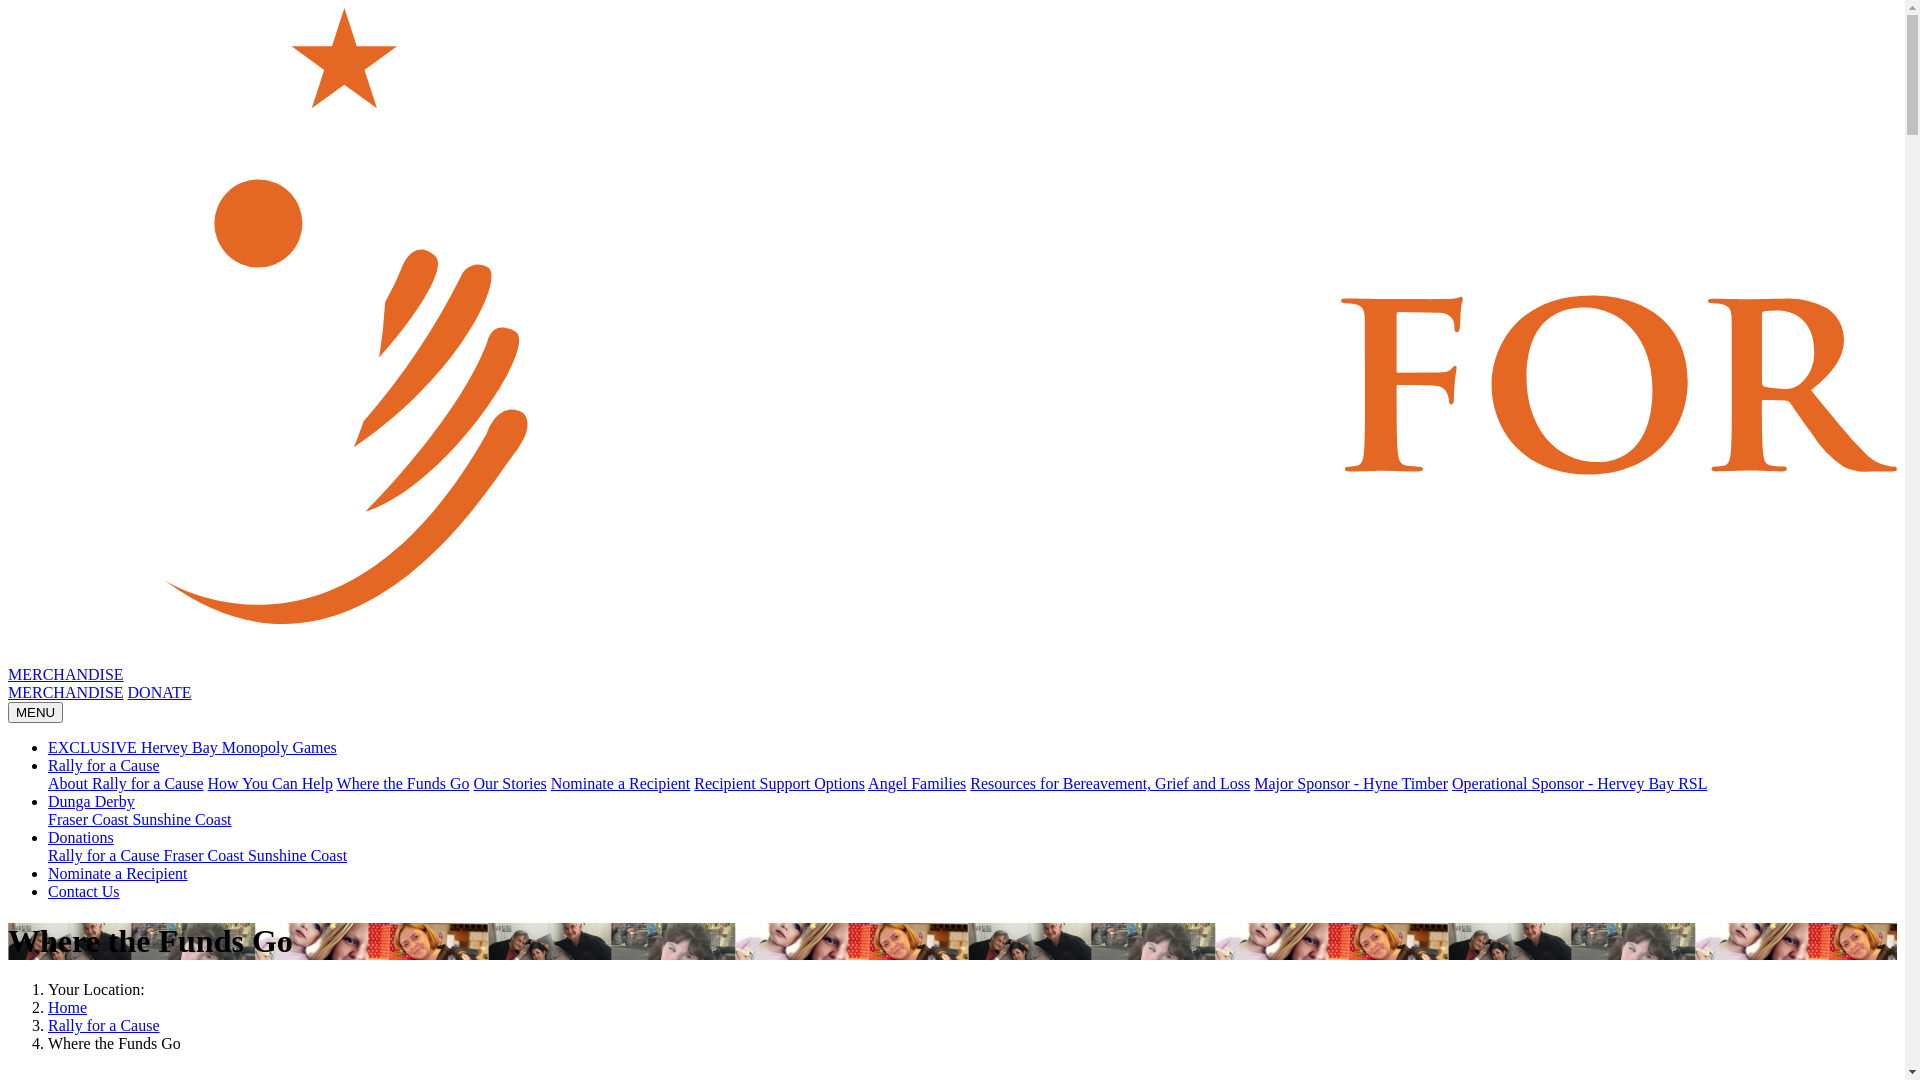 The image size is (1920, 1080). What do you see at coordinates (67, 1007) in the screenshot?
I see `'Home'` at bounding box center [67, 1007].